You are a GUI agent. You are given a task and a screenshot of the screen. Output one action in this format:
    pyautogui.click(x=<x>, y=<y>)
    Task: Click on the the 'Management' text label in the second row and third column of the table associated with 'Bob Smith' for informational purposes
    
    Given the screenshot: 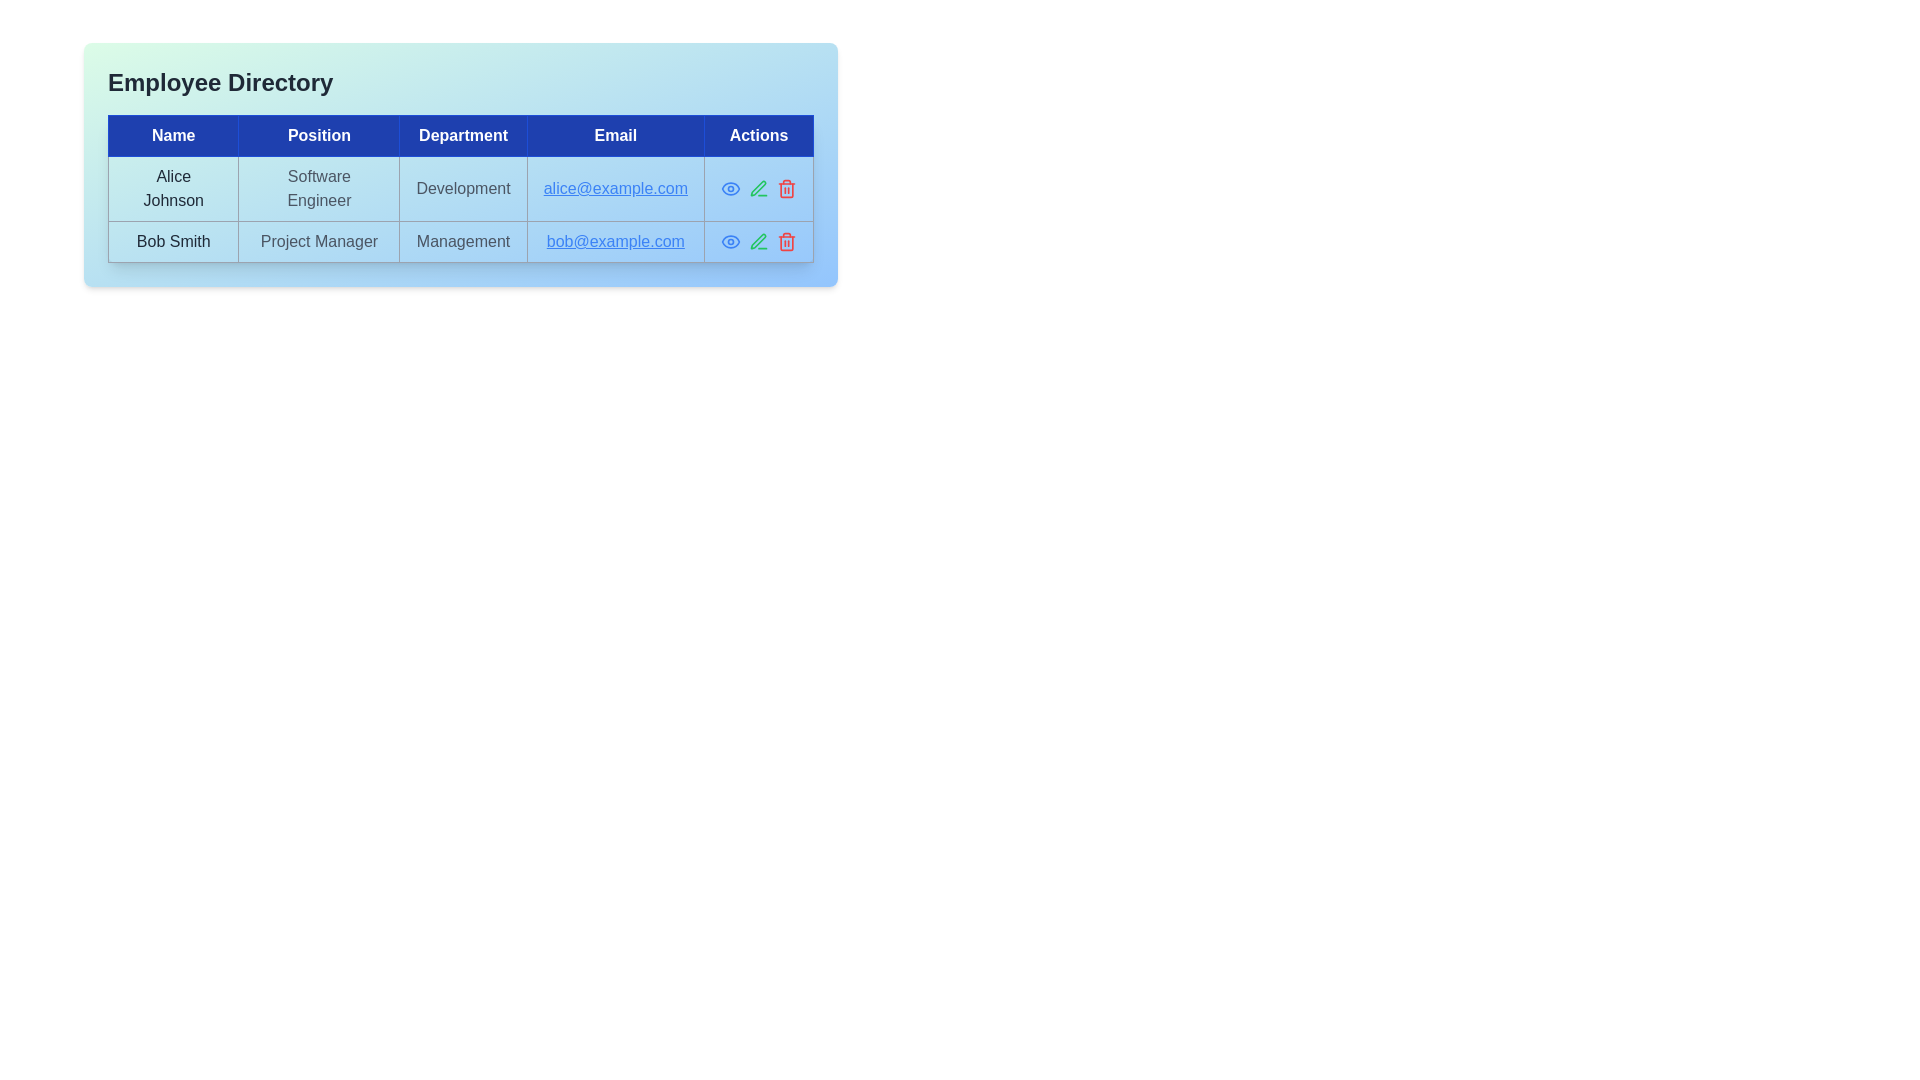 What is the action you would take?
    pyautogui.click(x=462, y=241)
    